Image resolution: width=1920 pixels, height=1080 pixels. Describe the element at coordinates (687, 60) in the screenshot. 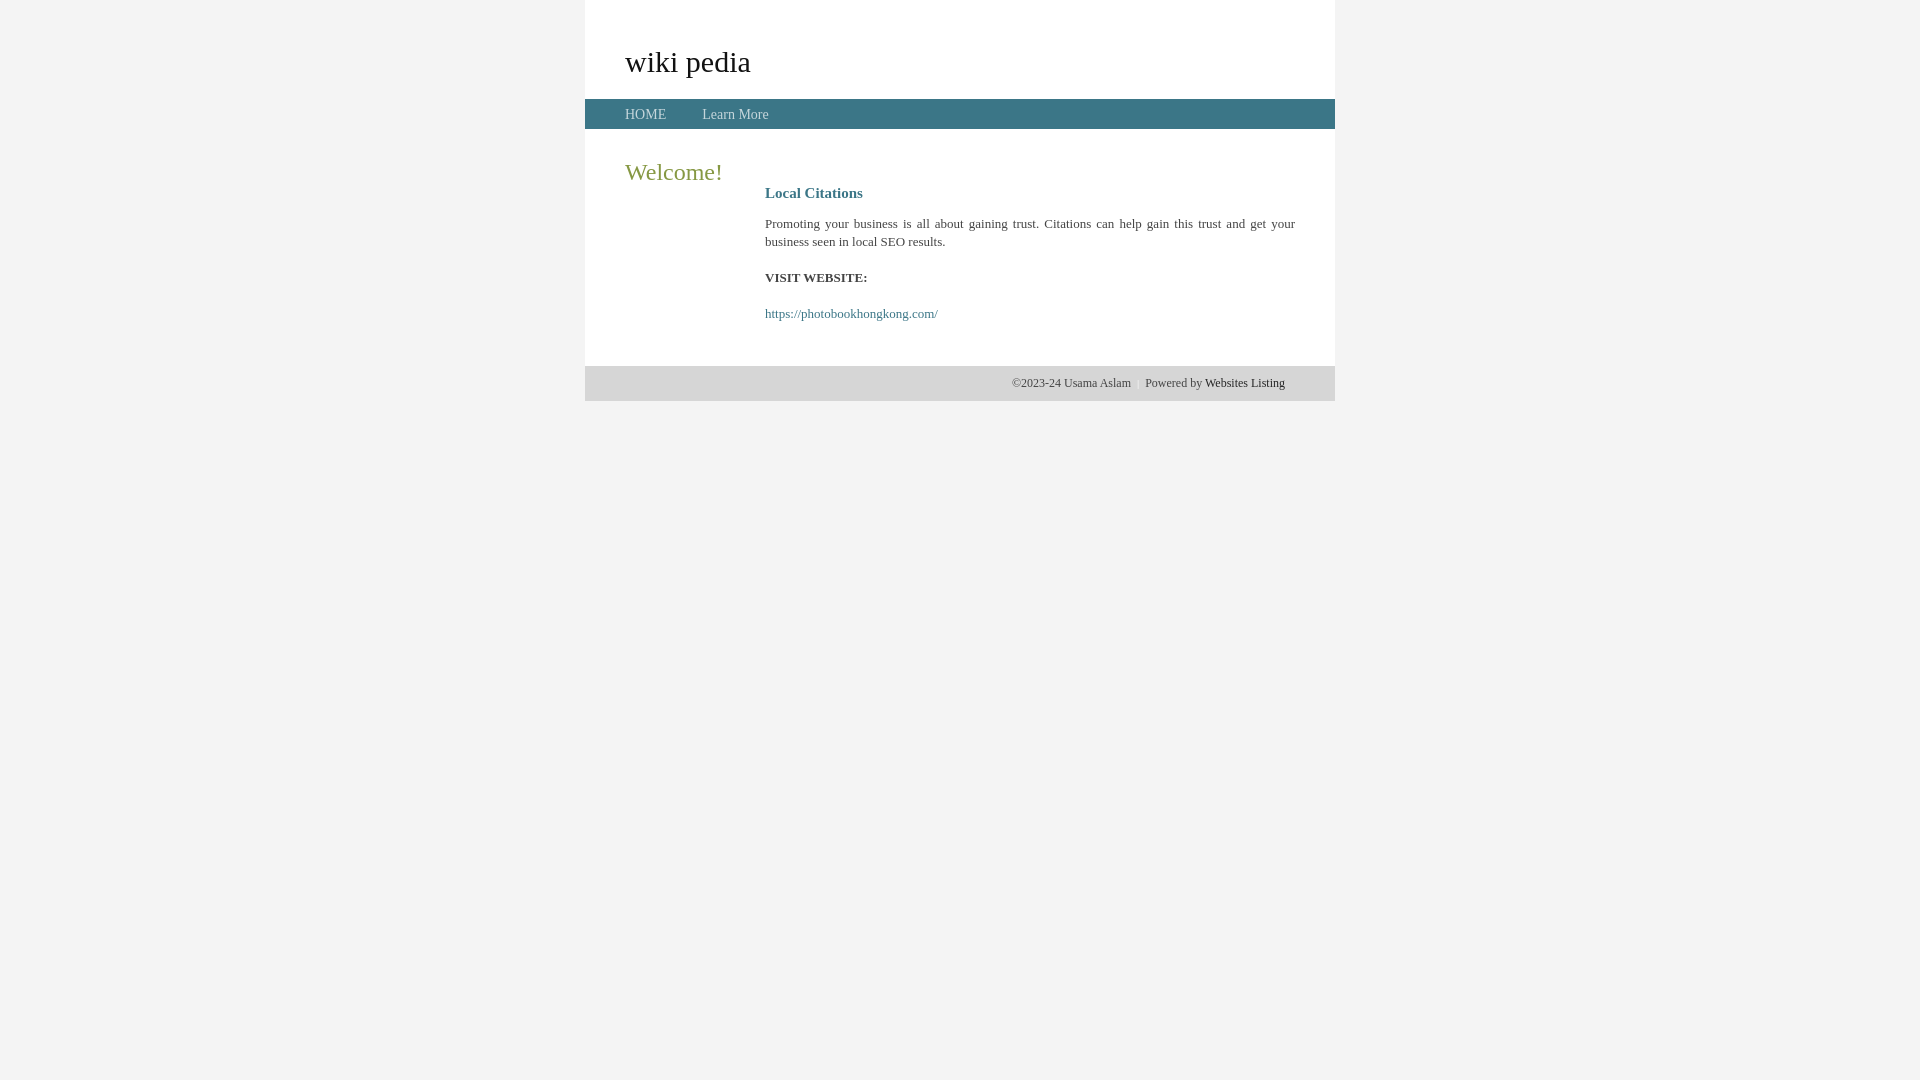

I see `'wiki pedia'` at that location.